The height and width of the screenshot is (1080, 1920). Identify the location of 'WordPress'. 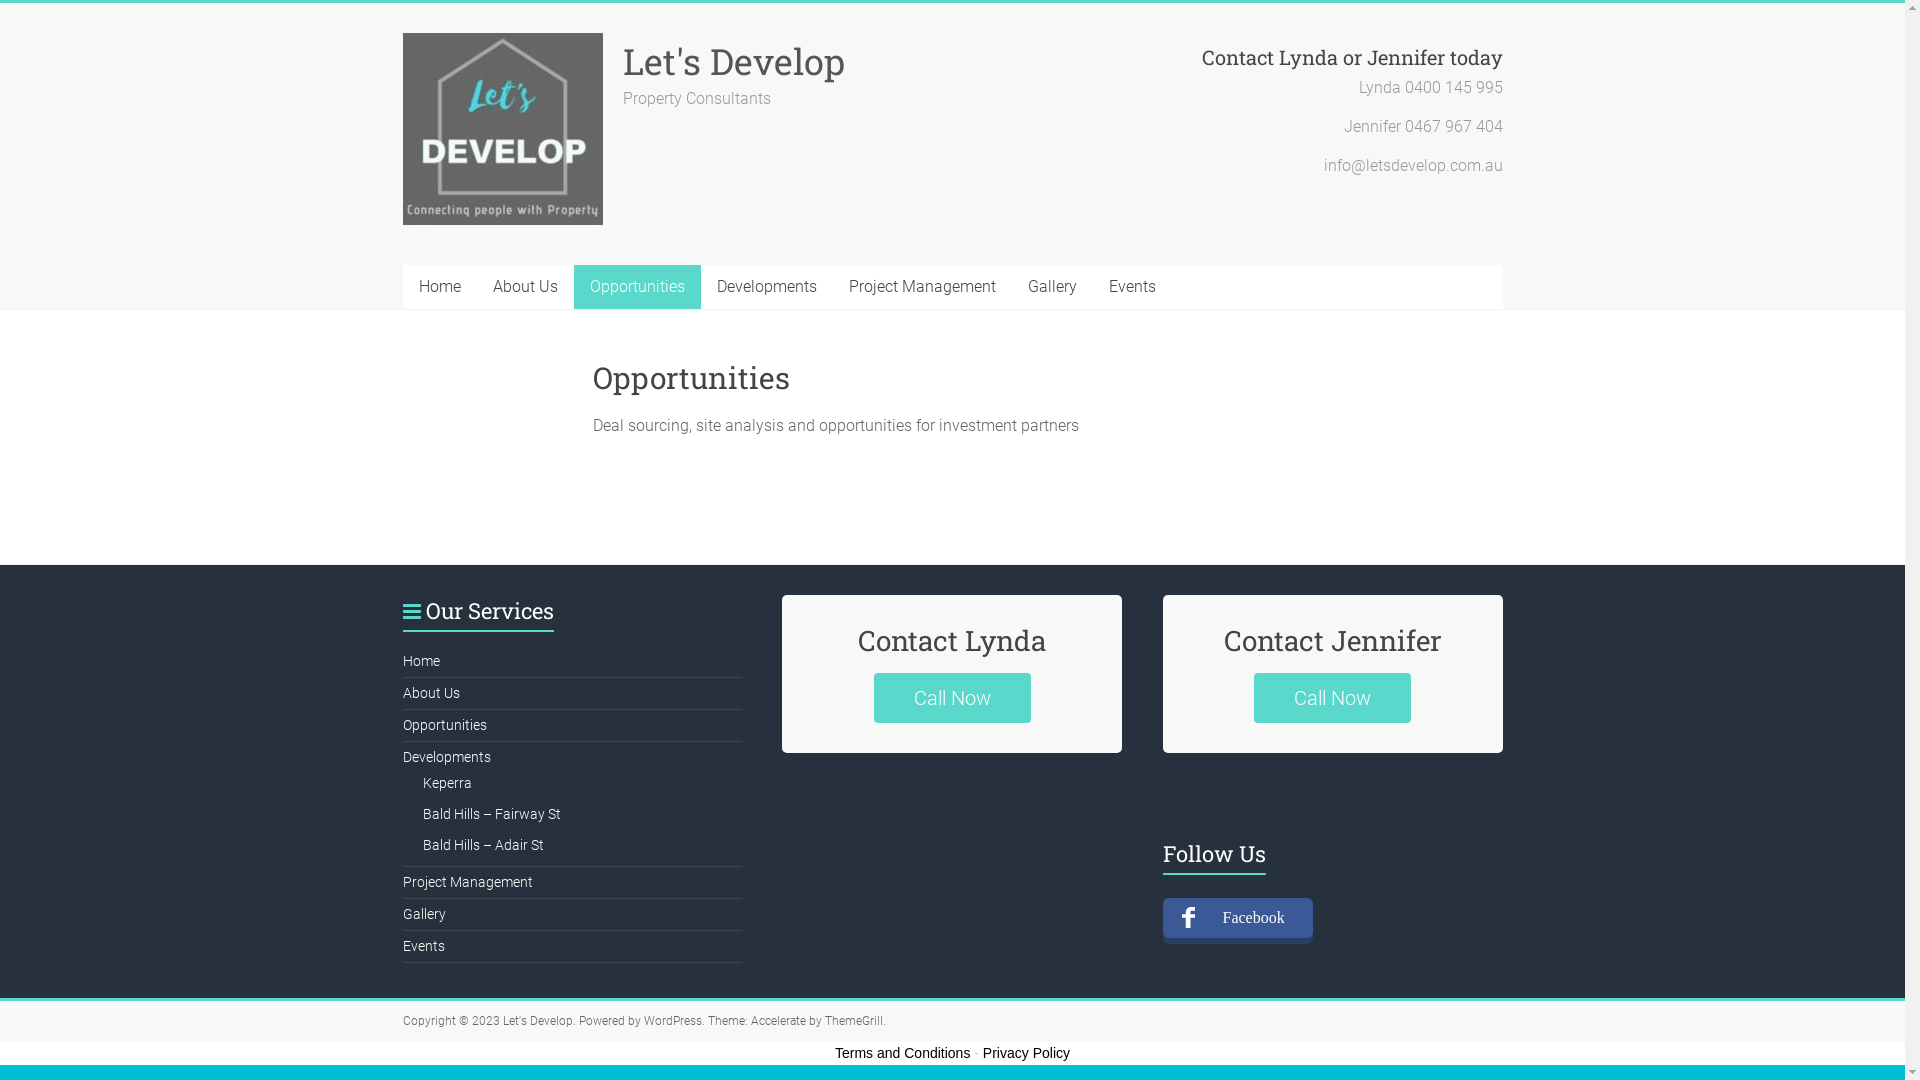
(672, 1021).